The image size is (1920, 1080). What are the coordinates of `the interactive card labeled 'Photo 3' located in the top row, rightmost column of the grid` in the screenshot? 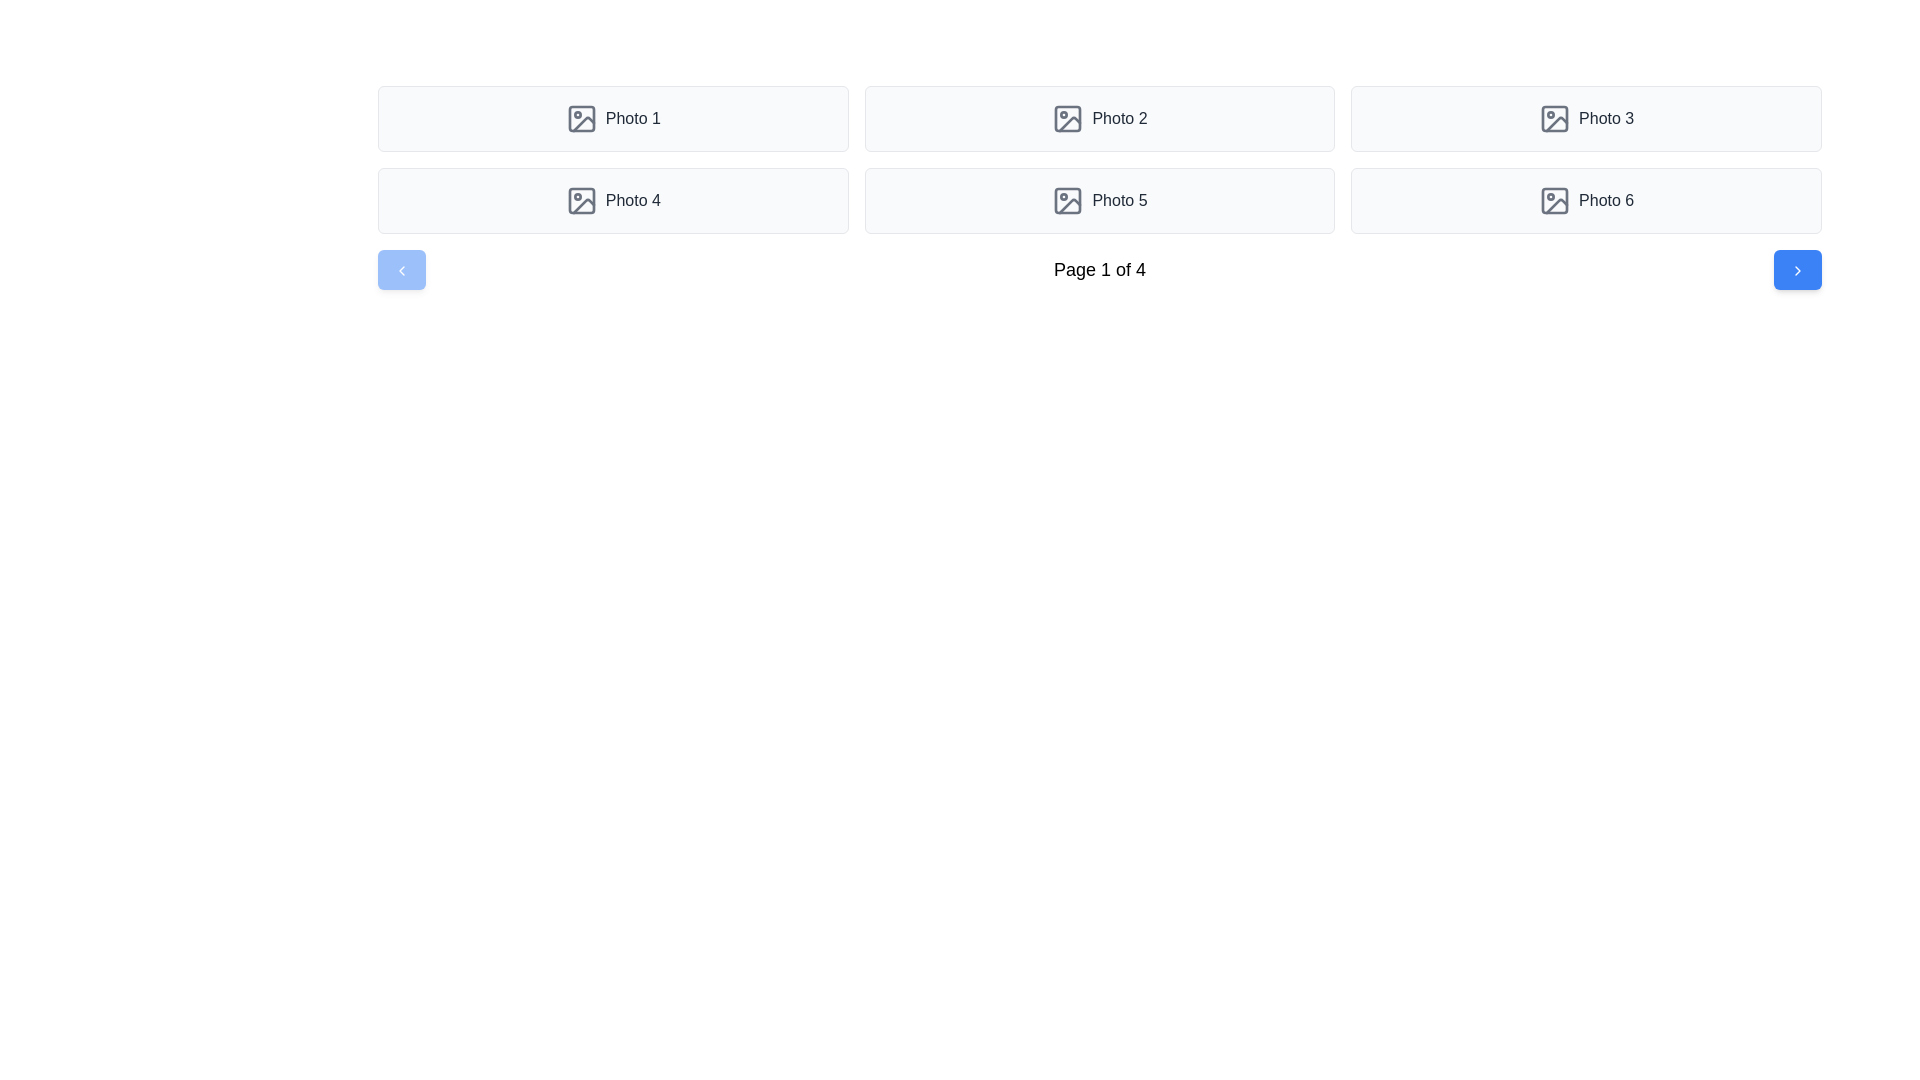 It's located at (1585, 119).